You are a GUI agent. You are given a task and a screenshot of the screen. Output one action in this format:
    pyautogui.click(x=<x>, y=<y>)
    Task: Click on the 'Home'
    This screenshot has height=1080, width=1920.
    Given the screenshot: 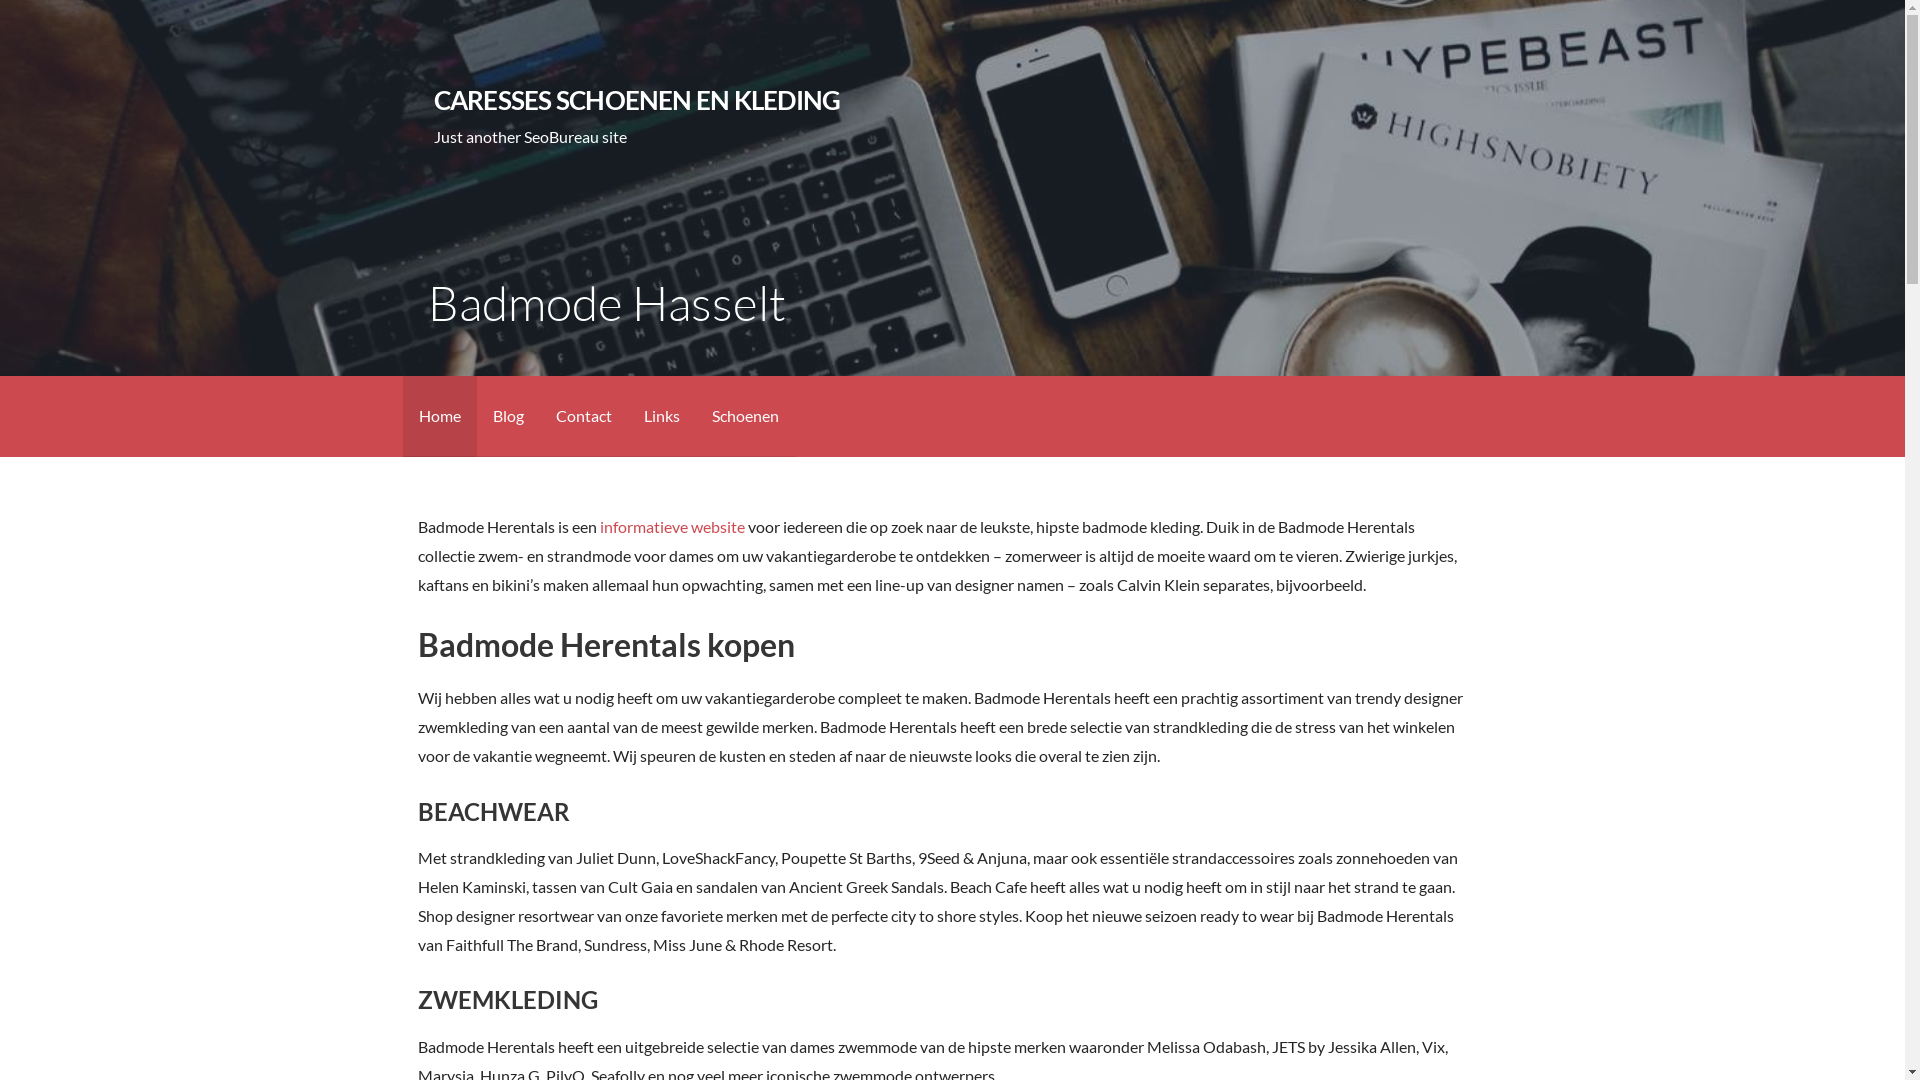 What is the action you would take?
    pyautogui.click(x=437, y=415)
    